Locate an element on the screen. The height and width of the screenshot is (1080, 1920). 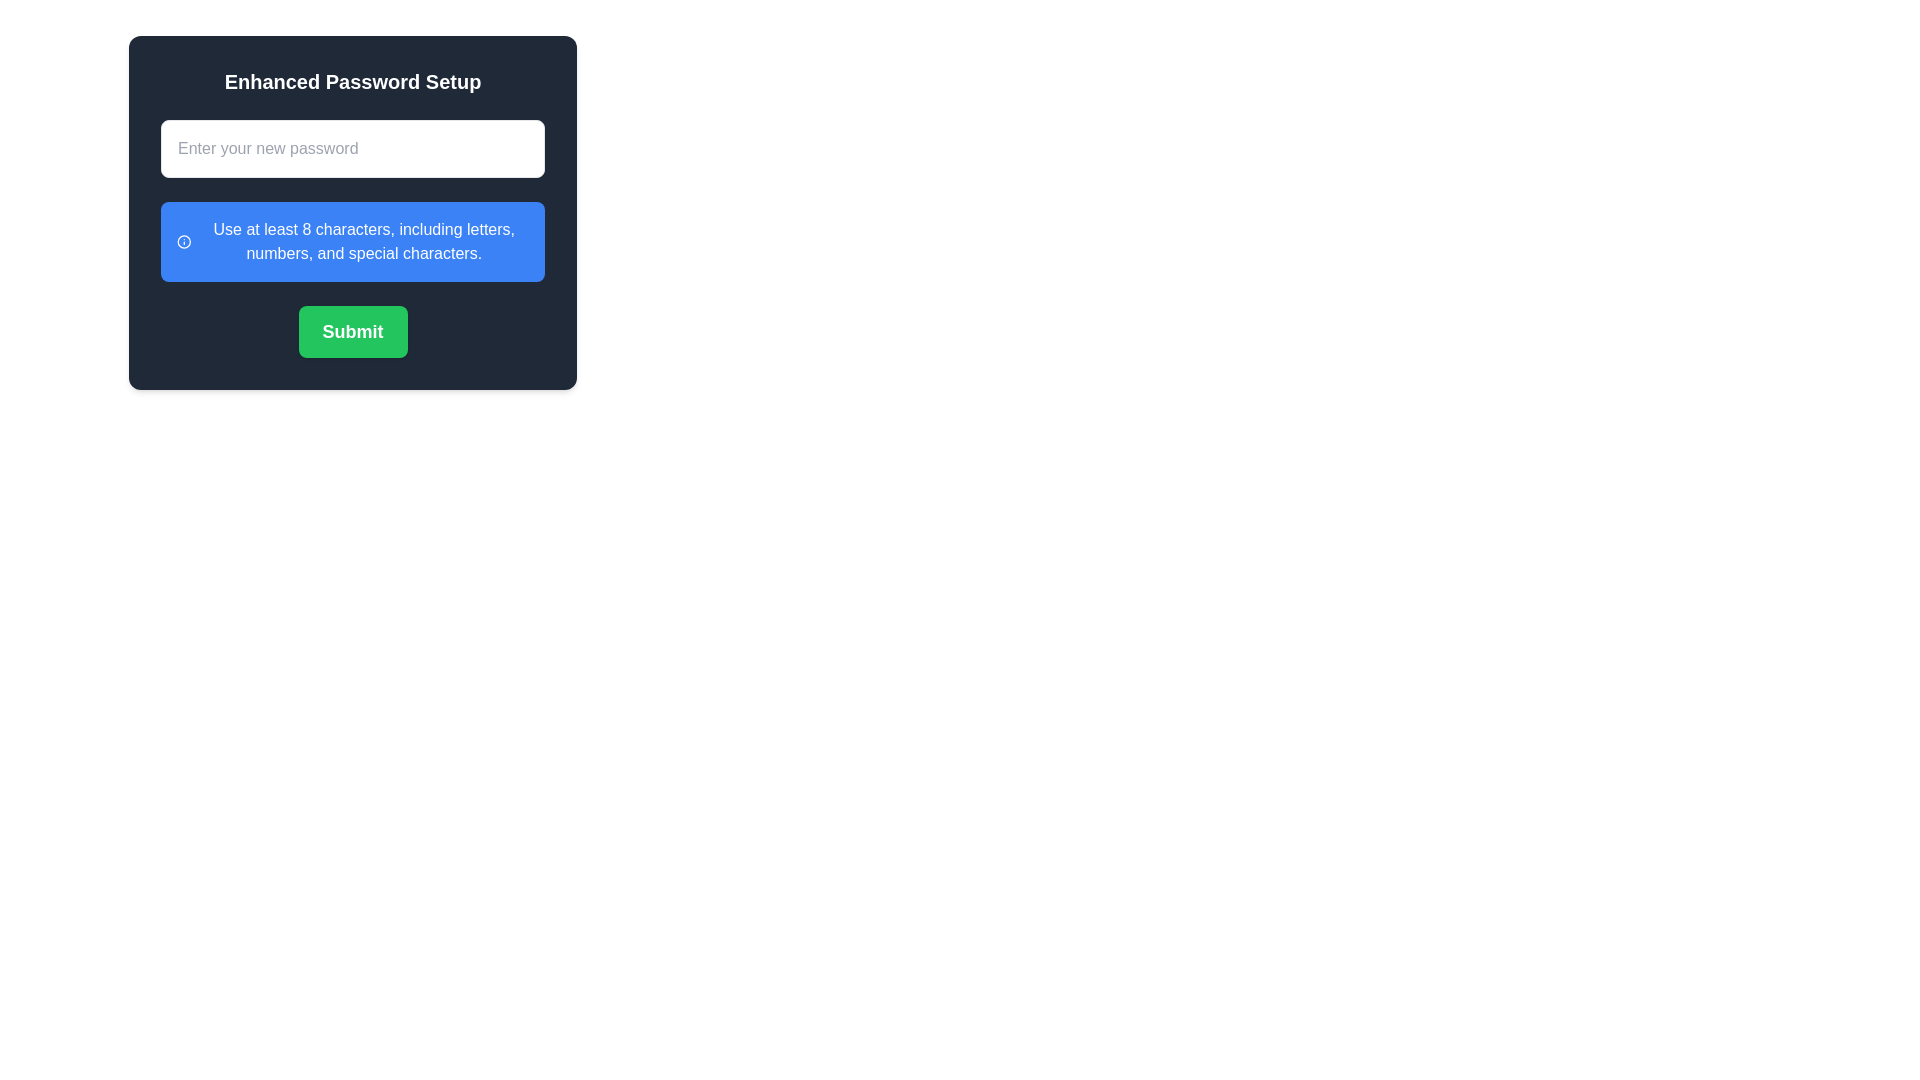
the circular outline part of the icon located within the blue informational box under the password input field is located at coordinates (184, 241).